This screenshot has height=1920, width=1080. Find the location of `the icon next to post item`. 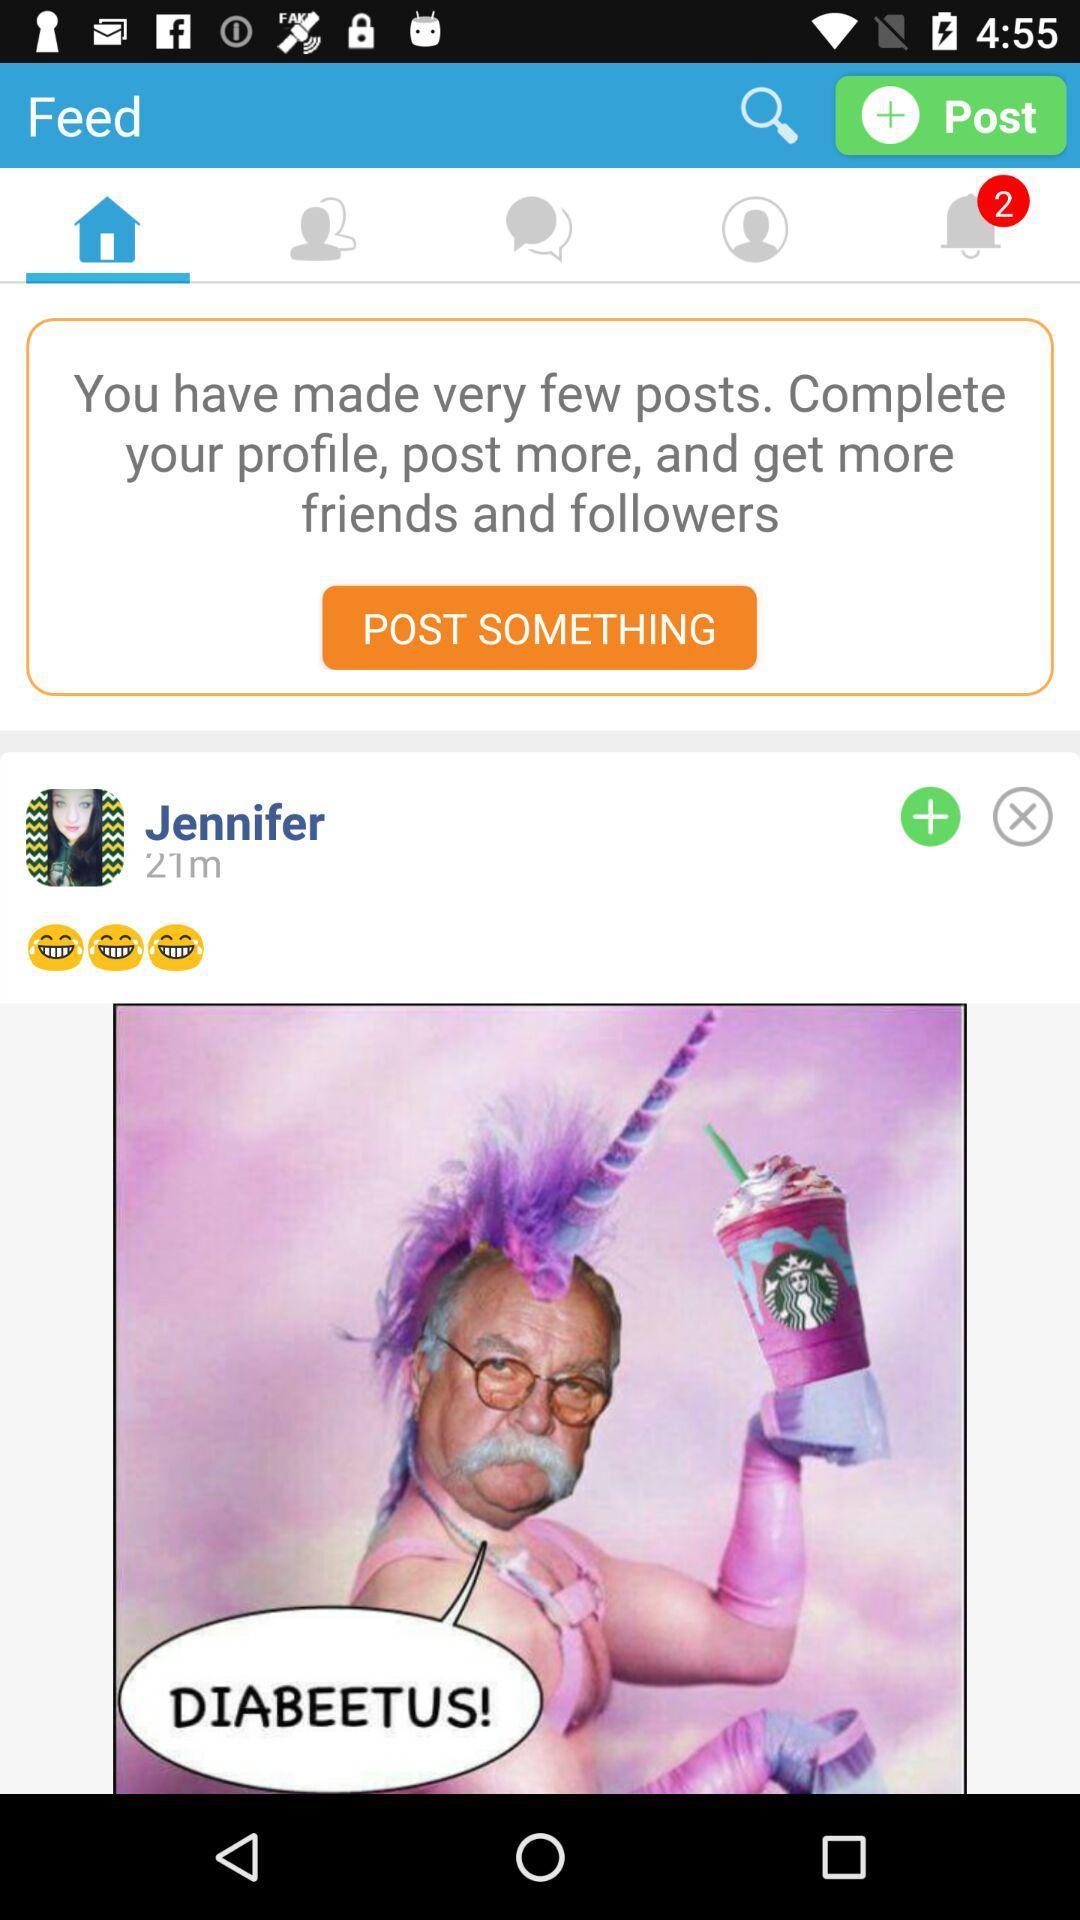

the icon next to post item is located at coordinates (768, 114).